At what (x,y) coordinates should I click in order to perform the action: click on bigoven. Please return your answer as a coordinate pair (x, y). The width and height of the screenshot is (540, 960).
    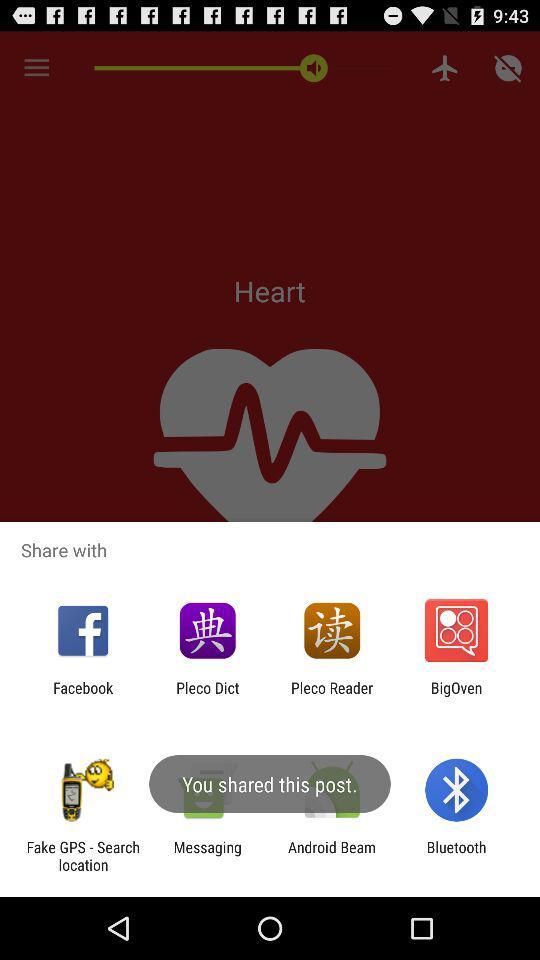
    Looking at the image, I should click on (456, 696).